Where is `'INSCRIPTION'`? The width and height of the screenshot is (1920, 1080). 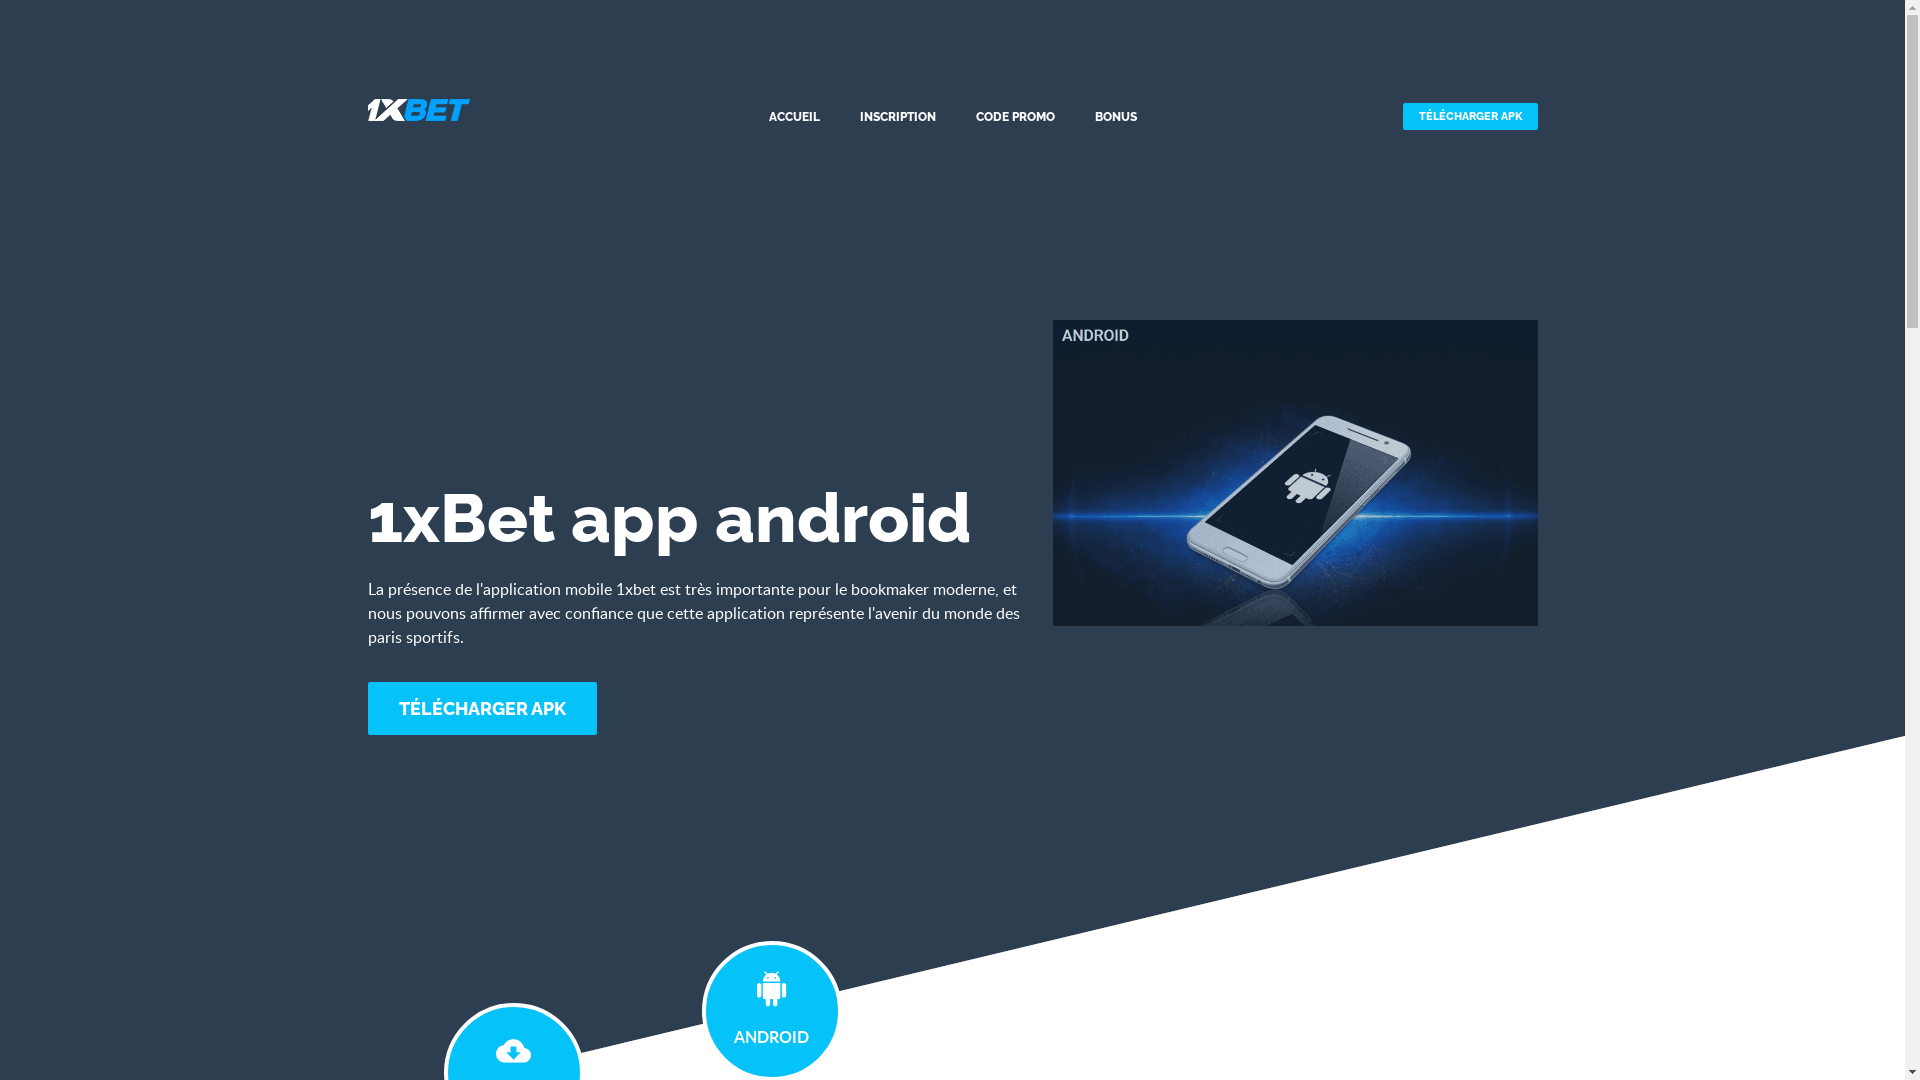
'INSCRIPTION' is located at coordinates (858, 116).